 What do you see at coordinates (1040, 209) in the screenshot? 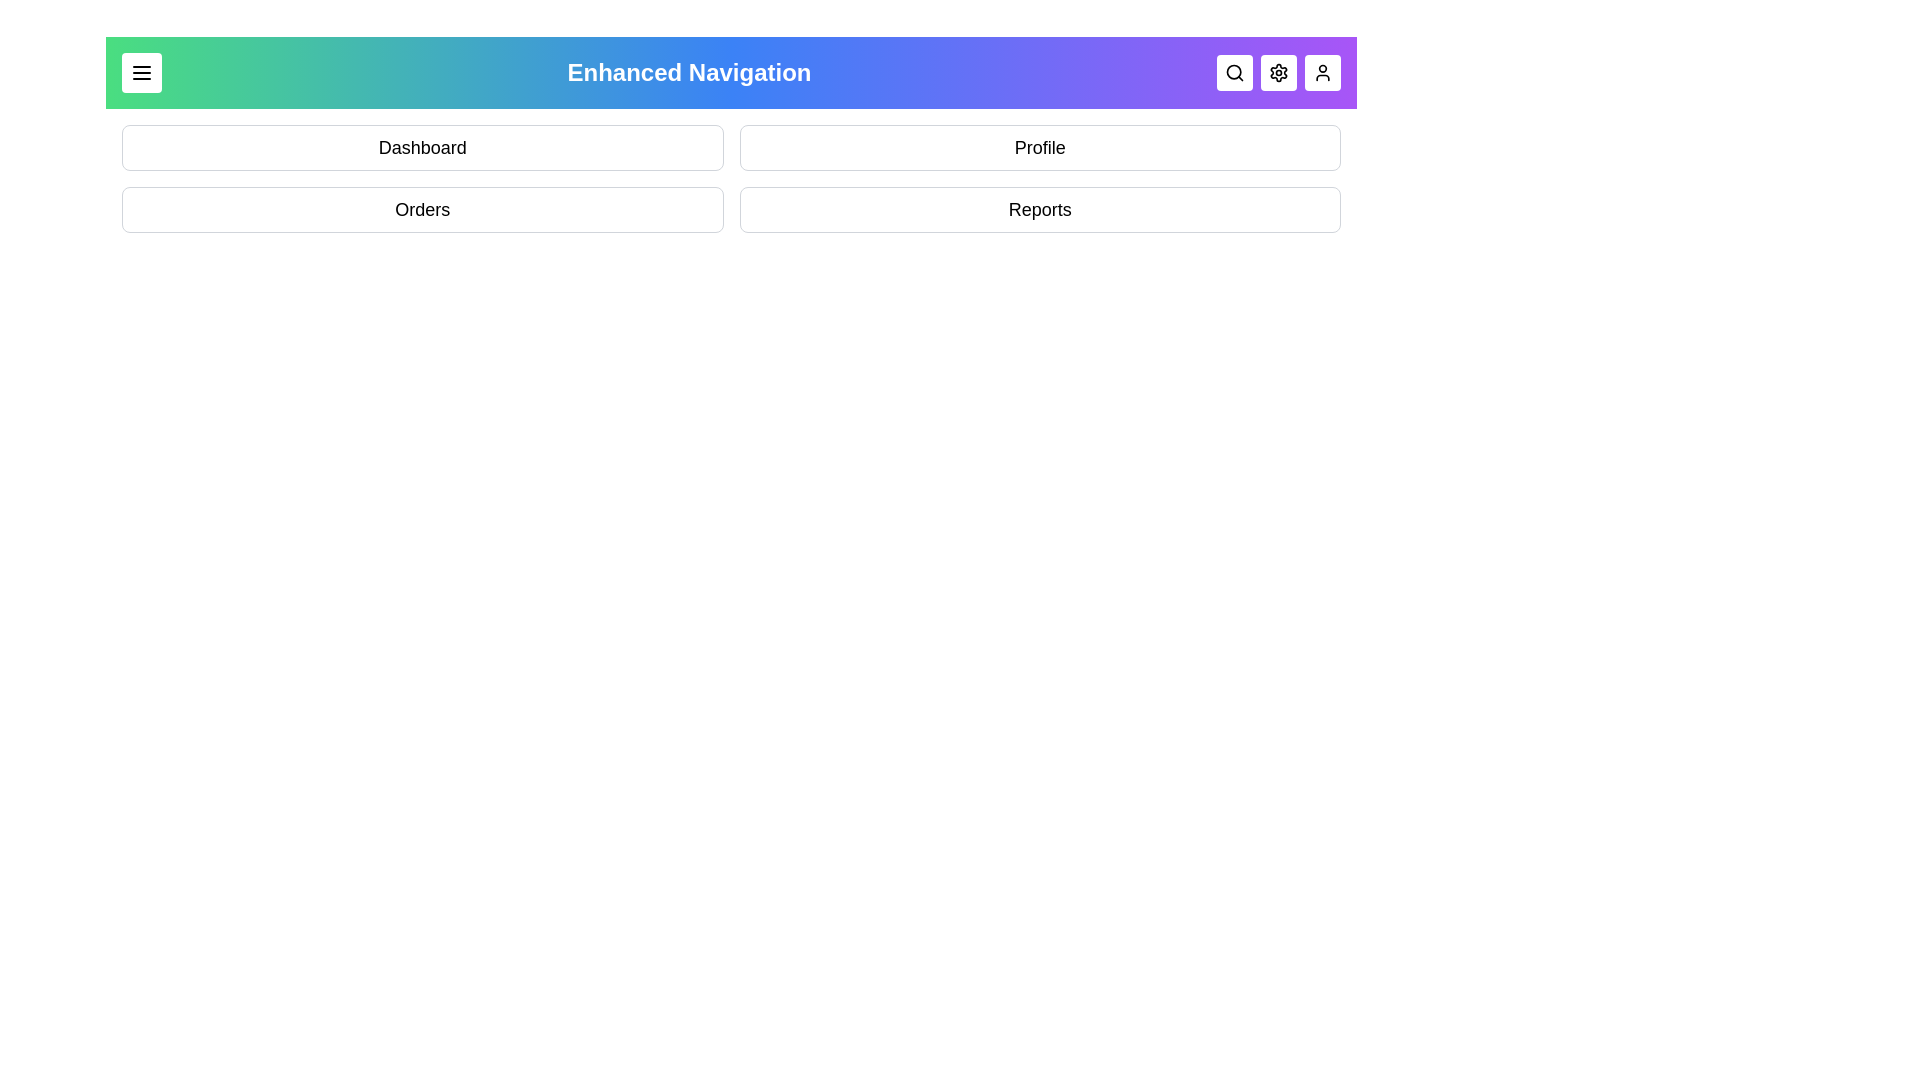
I see `the option Reports from the dropdown menu` at bounding box center [1040, 209].